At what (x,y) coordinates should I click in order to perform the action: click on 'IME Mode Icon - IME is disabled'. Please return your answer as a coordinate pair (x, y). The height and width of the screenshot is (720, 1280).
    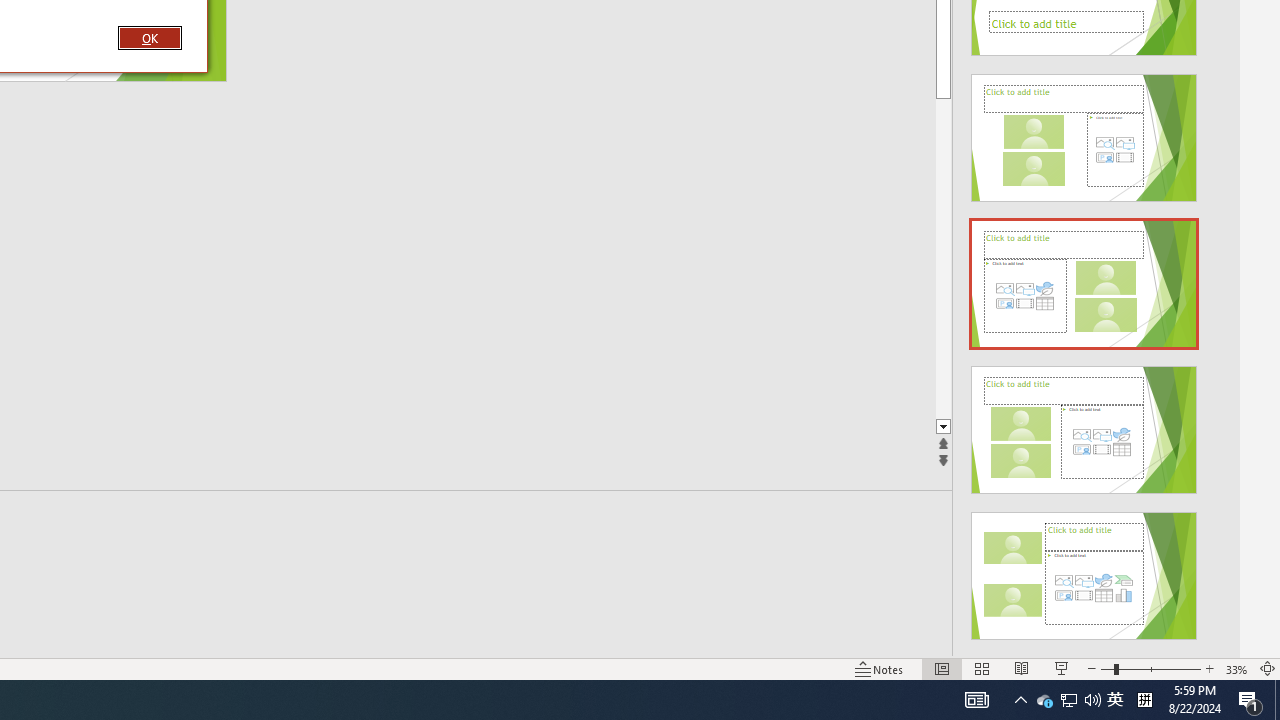
    Looking at the image, I should click on (1114, 698).